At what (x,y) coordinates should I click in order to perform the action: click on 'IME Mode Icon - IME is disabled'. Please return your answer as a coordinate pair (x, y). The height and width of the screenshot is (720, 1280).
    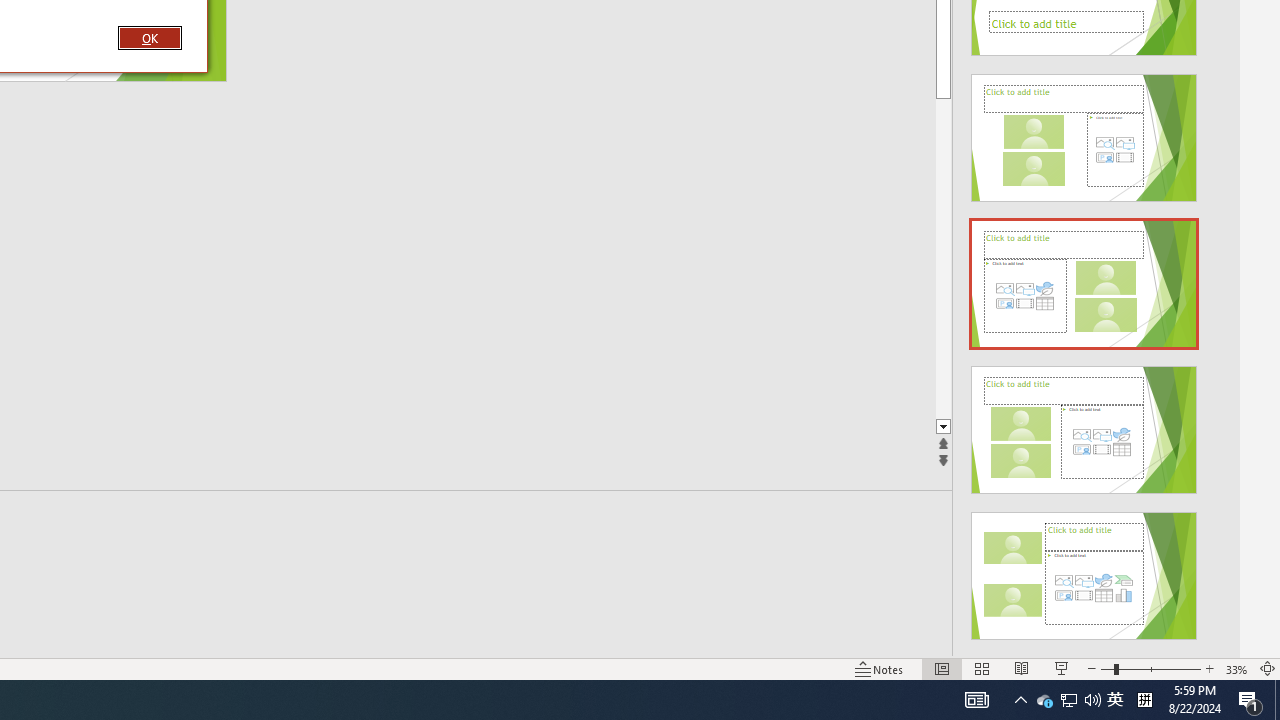
    Looking at the image, I should click on (1114, 698).